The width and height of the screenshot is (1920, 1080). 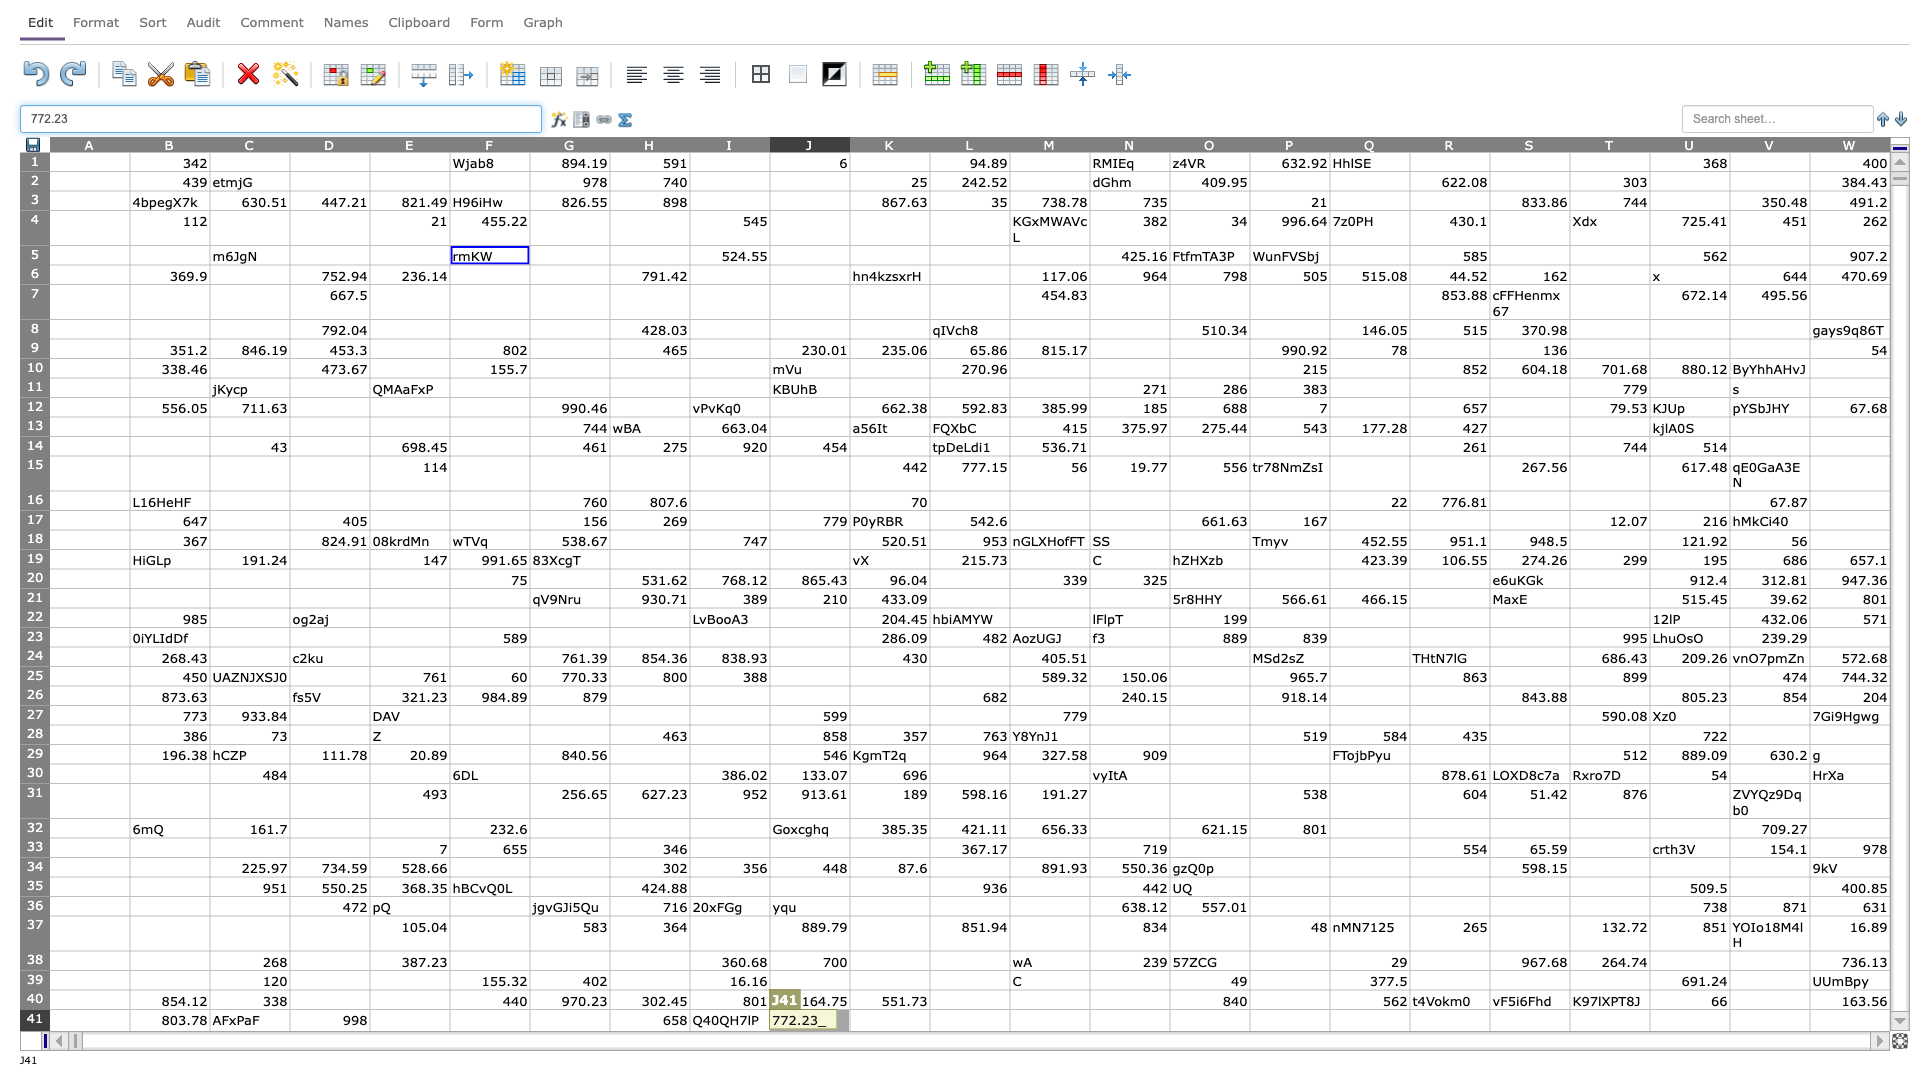 I want to click on Left margin of K41, so click(x=849, y=1026).